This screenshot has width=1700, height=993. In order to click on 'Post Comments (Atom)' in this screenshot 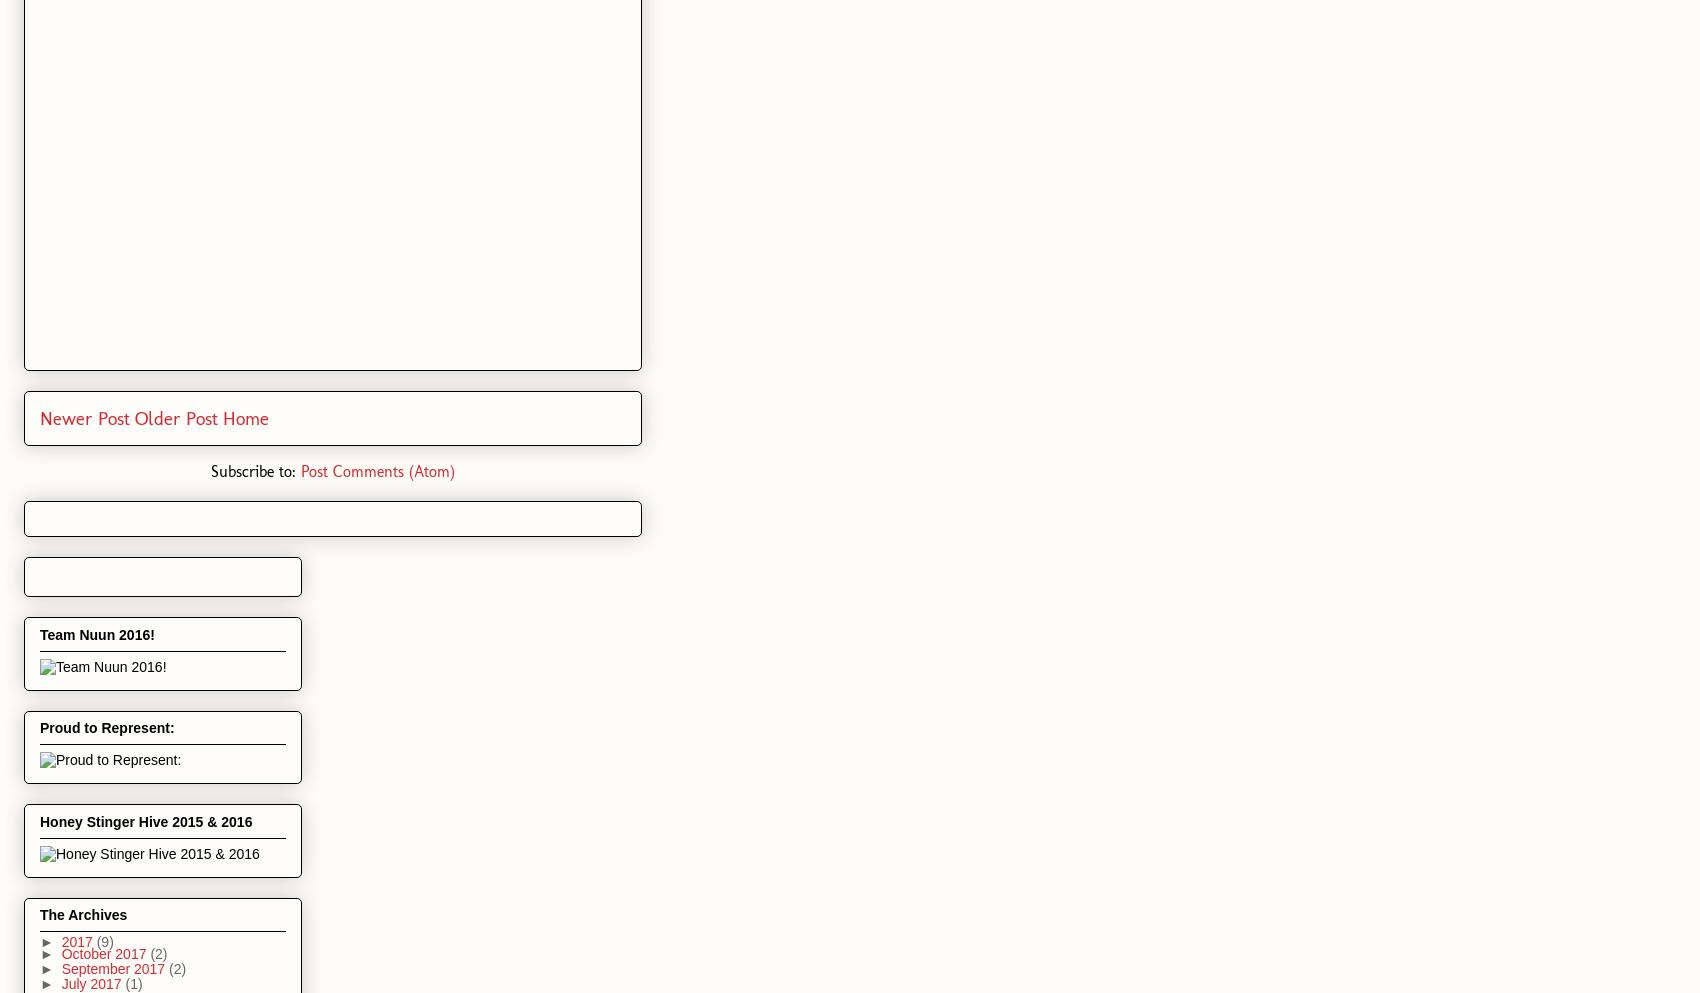, I will do `click(377, 470)`.